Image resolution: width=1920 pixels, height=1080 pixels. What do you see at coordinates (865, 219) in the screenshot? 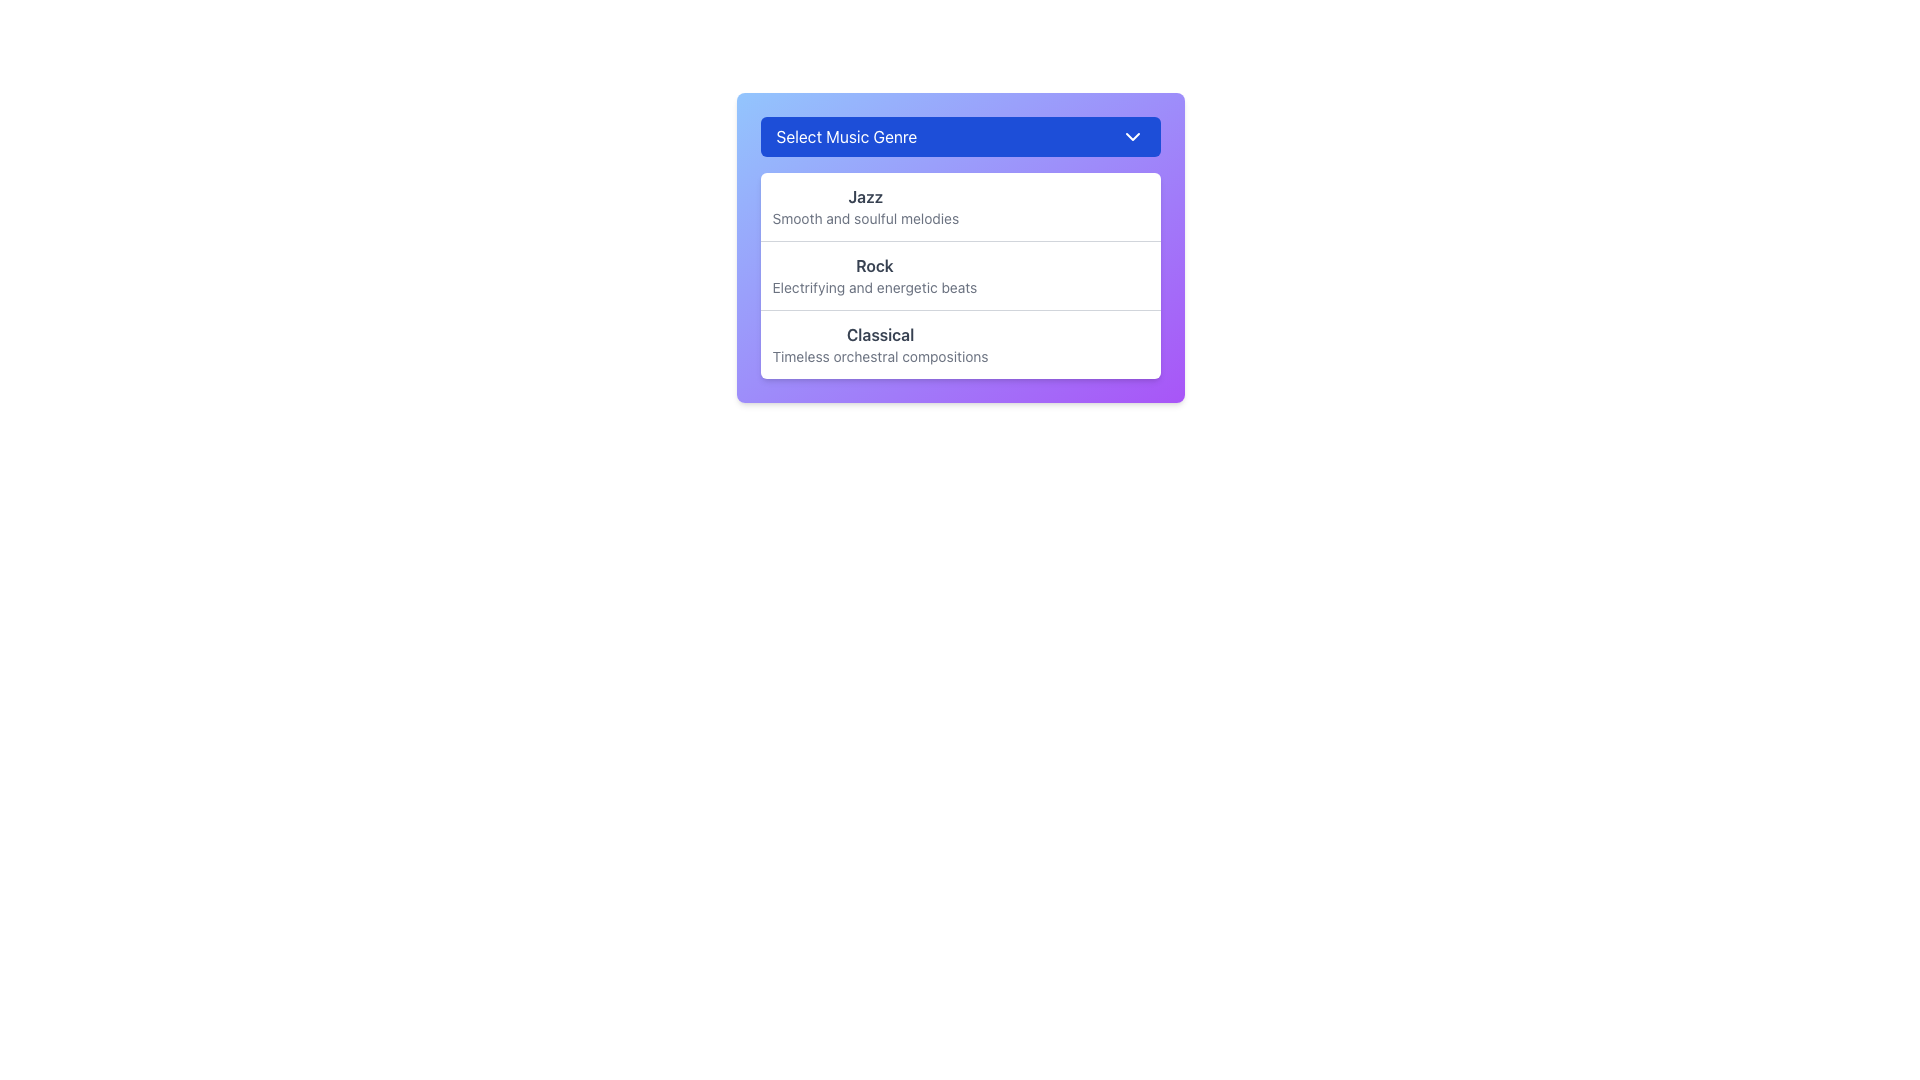
I see `the descriptive text label for the 'Jazz' music genre located in the dropdown menu under the 'Jazz' title` at bounding box center [865, 219].